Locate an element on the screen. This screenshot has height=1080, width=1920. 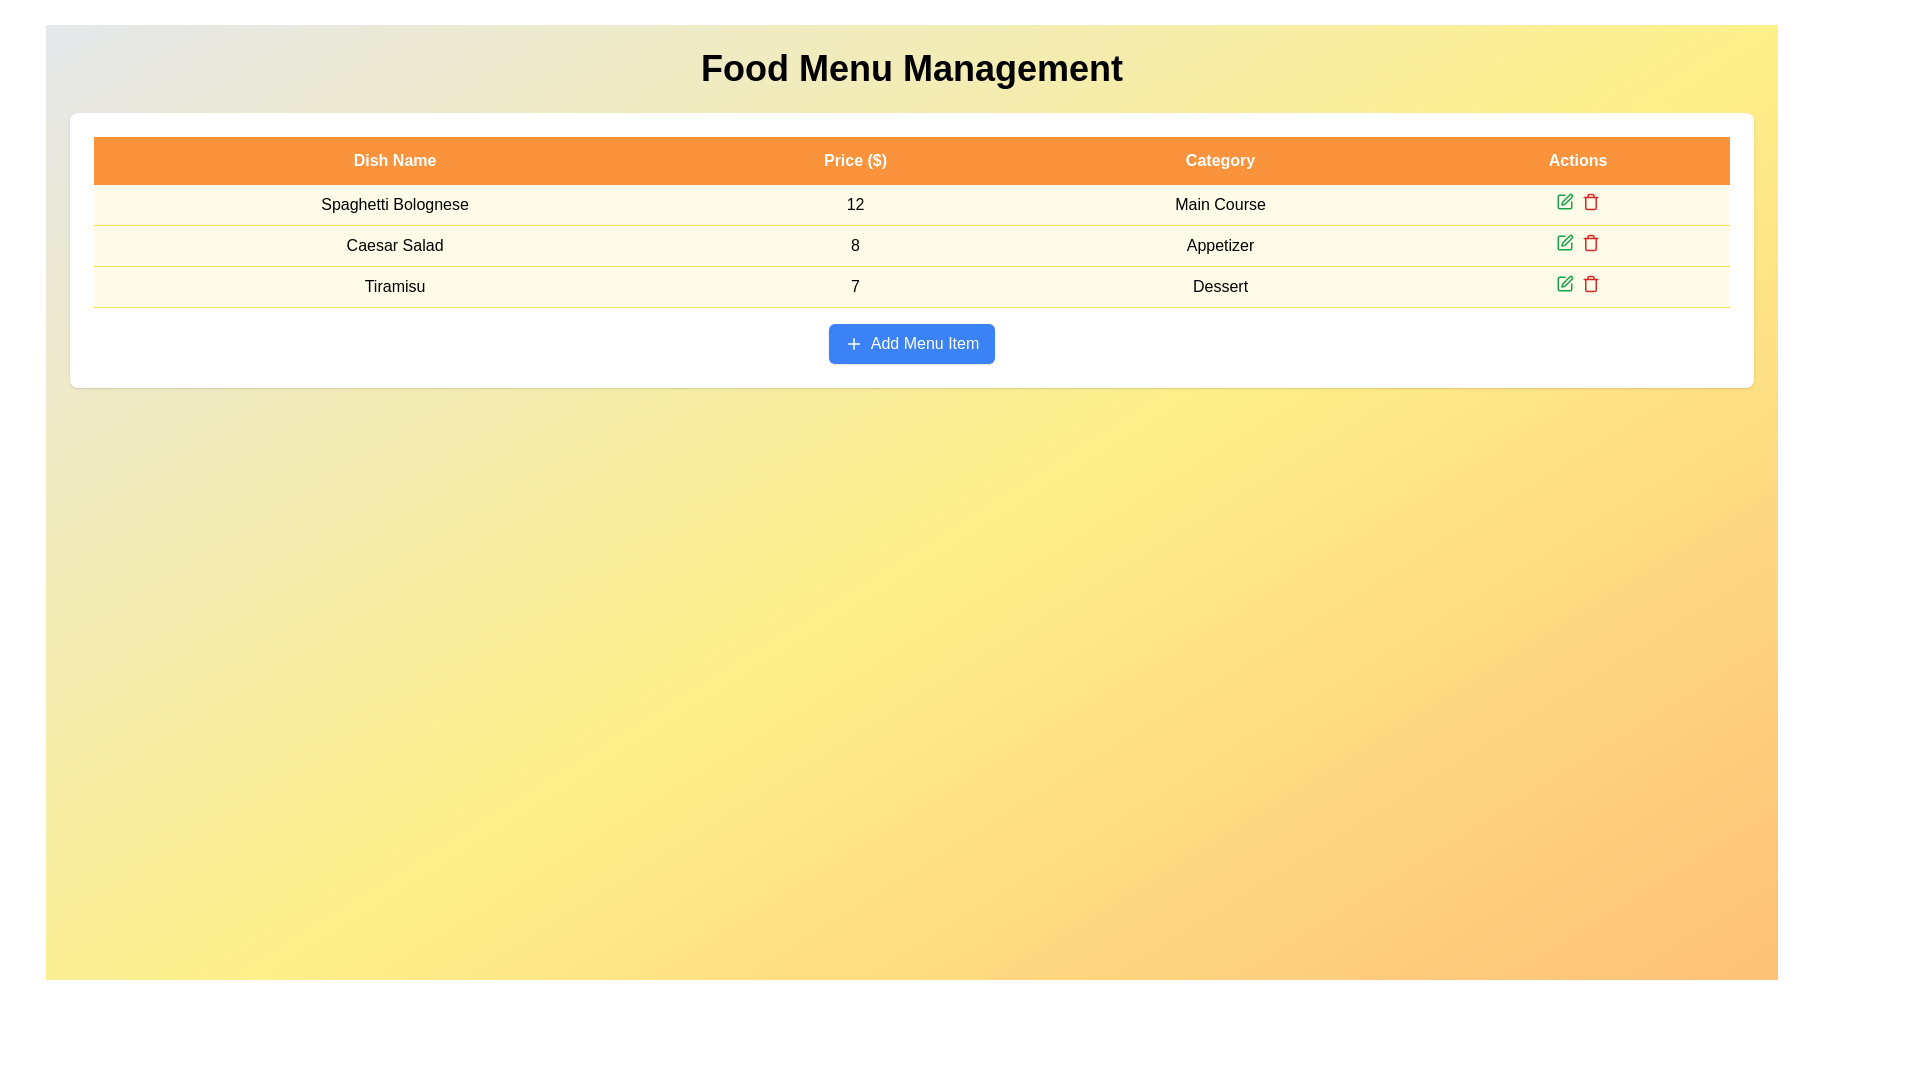
the price label of the dish 'Tiramisu' in the 'Food Menu Management' table, which is located in the second column under the 'Price ($)' header is located at coordinates (855, 286).